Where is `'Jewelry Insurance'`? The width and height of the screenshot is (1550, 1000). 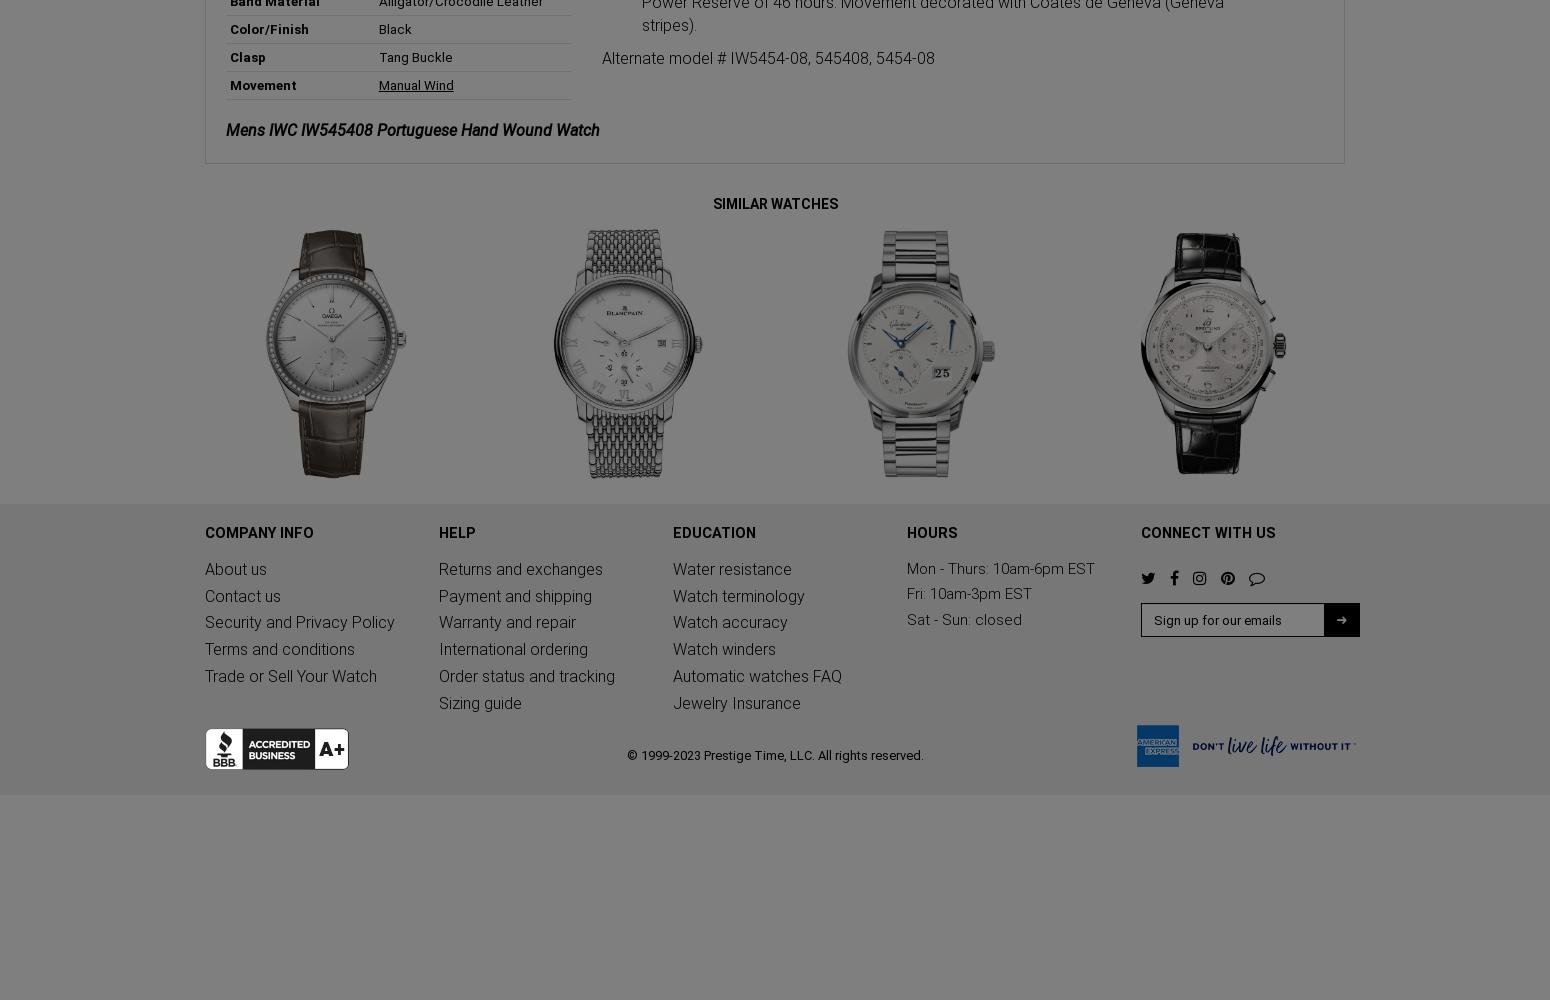 'Jewelry Insurance' is located at coordinates (737, 702).